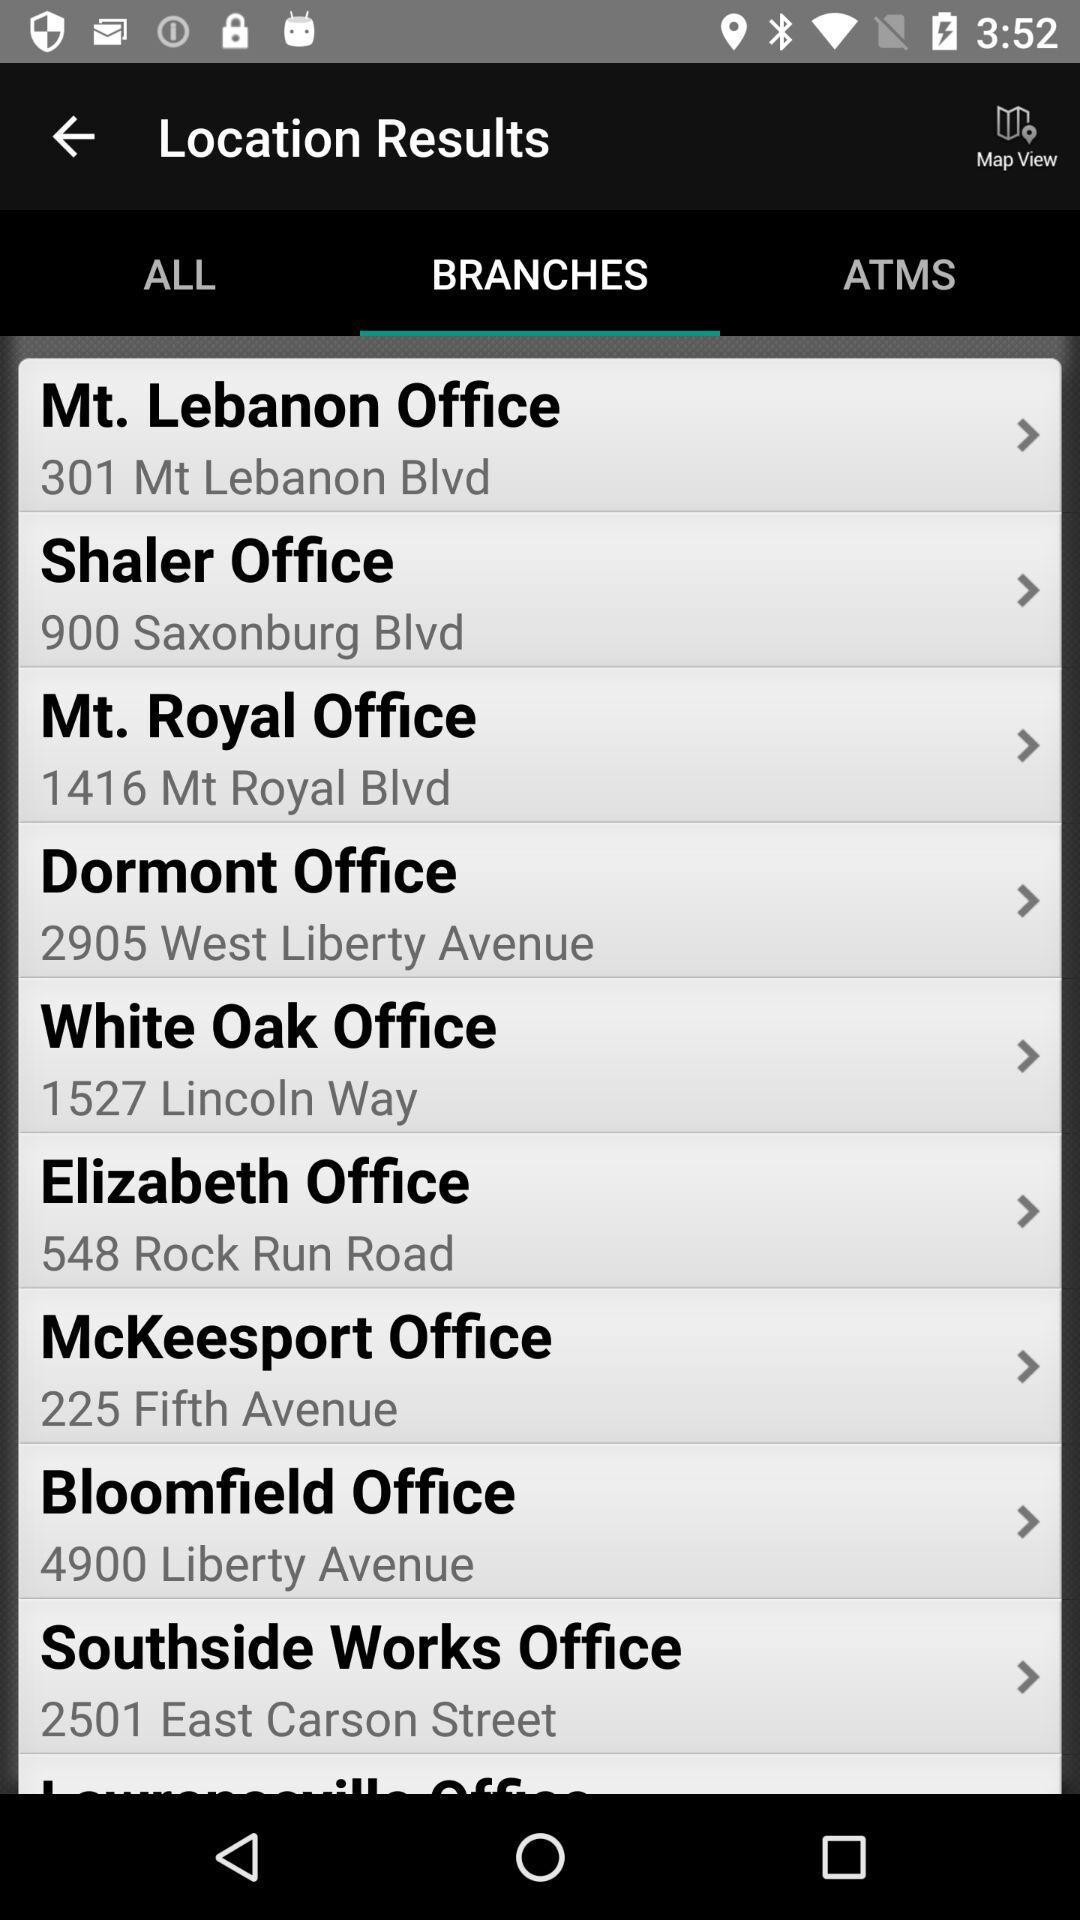 The image size is (1080, 1920). Describe the element at coordinates (513, 1179) in the screenshot. I see `the elizabeth office icon` at that location.